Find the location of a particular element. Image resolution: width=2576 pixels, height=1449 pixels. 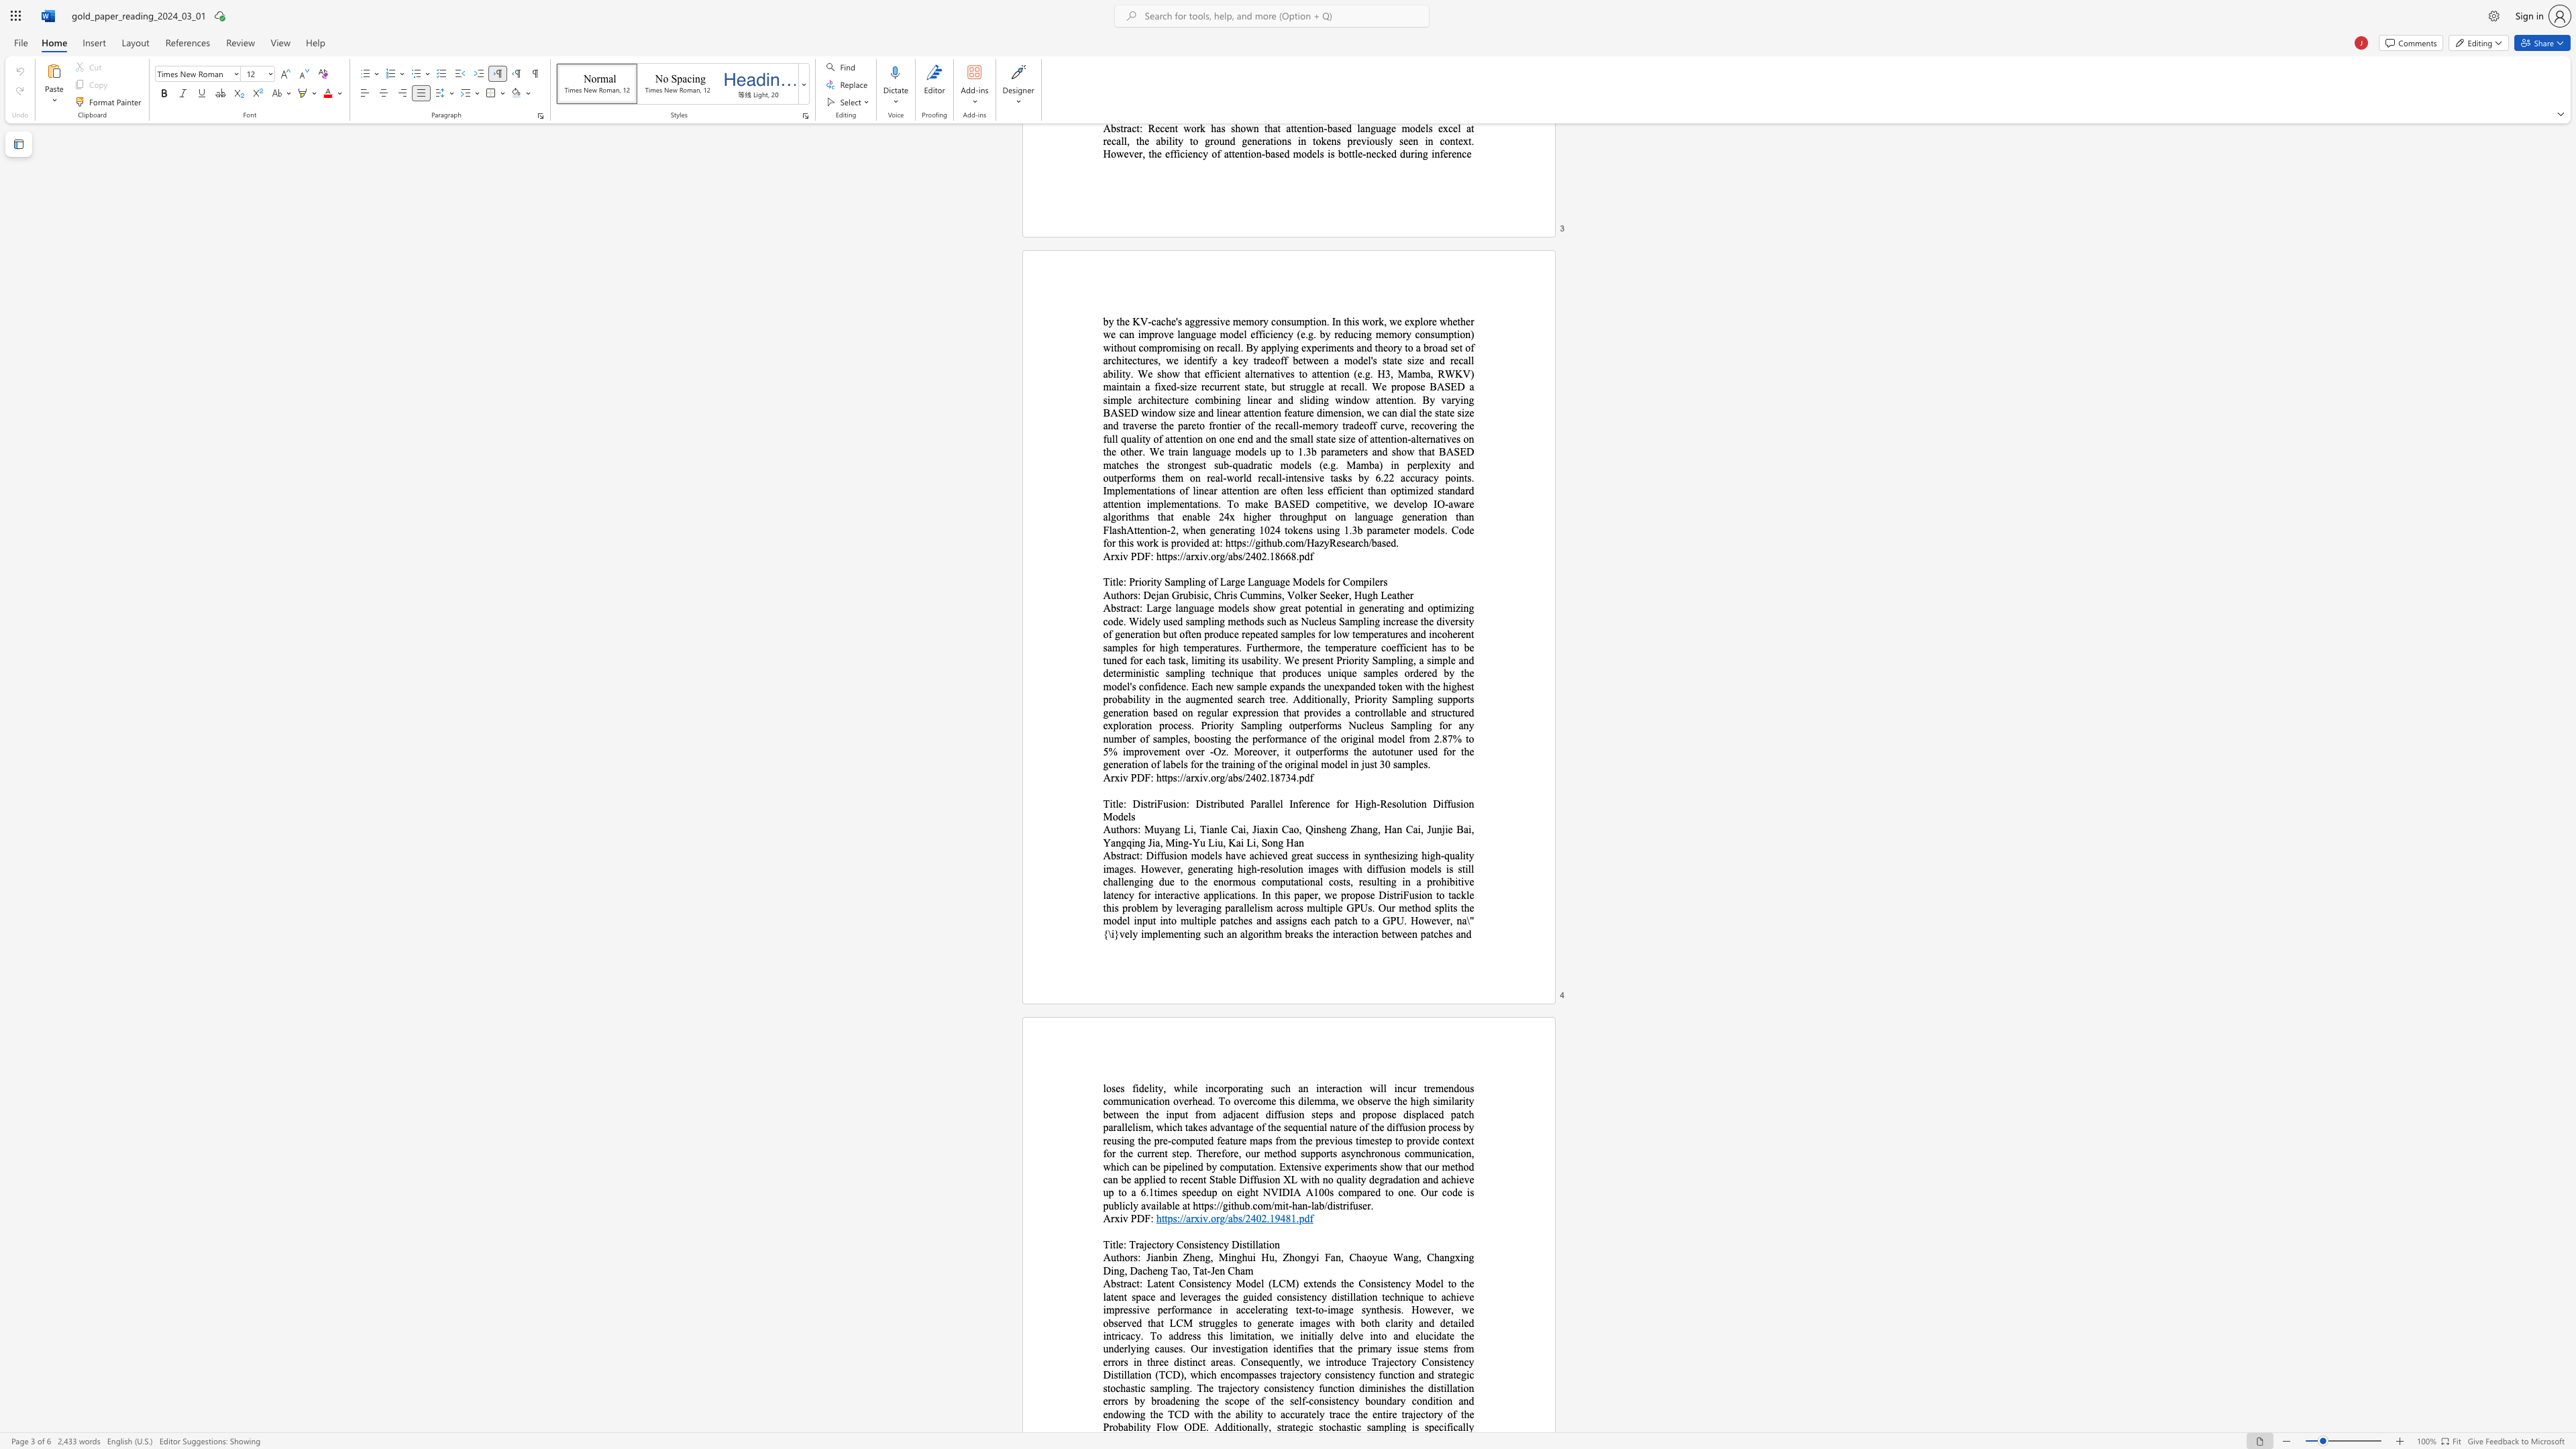

the subset text "utational costs, resulting in a prohibitive latency for interactive applications. In this paper, we propose DistriFusion to tackle this problem by leveraging parallelism across multiple GPUs. Our method splits the model input into multiple patches and assigns each patch to a GPU. However, na\" within the text "Diffusion models have achieved great success in synthesizing high-quality images. However, generating high-resolution images with diffusion models is still challenging due to the enormous computational costs, resulting in a prohibitive latency for interactive applications. In this paper, we propose DistriFusion to tackle this problem by leveraging parallelism across multiple GPUs. Our method splits the model input into multiple patches and assigns each patch to a GPU. However, na\" is located at coordinates (1284, 881).